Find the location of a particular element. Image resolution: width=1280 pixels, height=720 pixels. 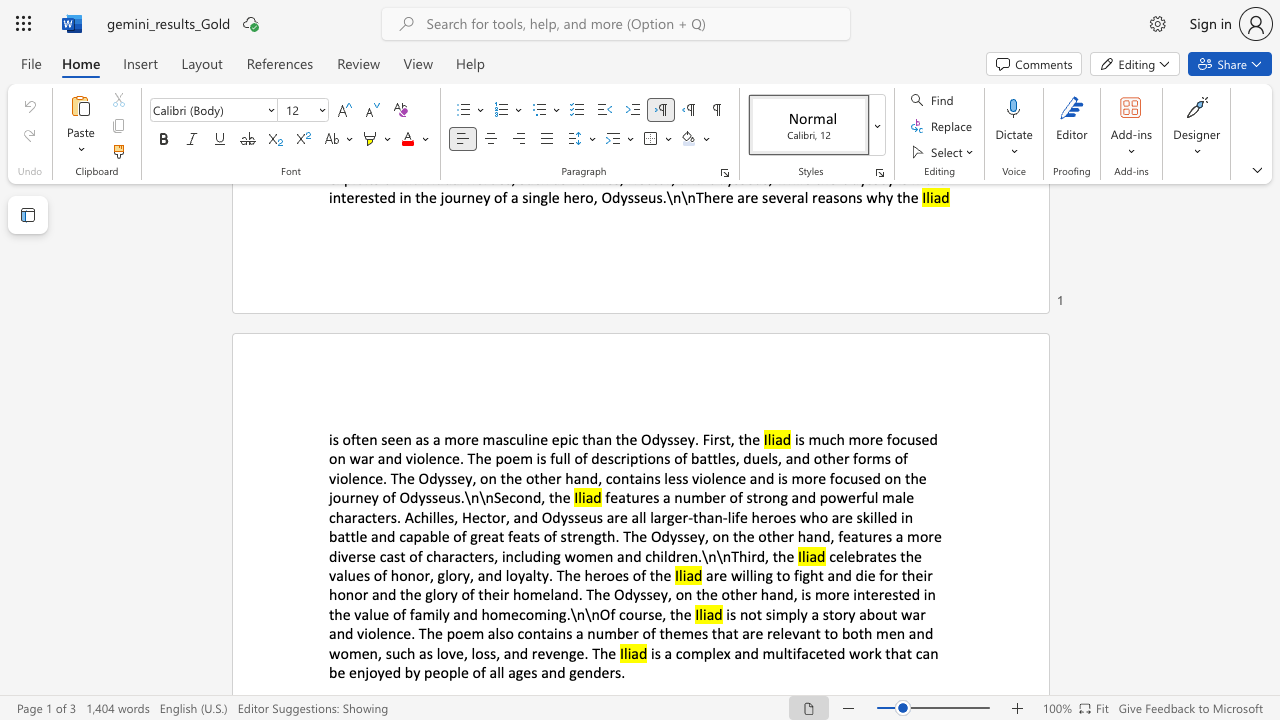

the subset text "han the Odyssey. Fir" within the text "is often seen as a more masculine epic than the Odyssey. First, the" is located at coordinates (586, 438).